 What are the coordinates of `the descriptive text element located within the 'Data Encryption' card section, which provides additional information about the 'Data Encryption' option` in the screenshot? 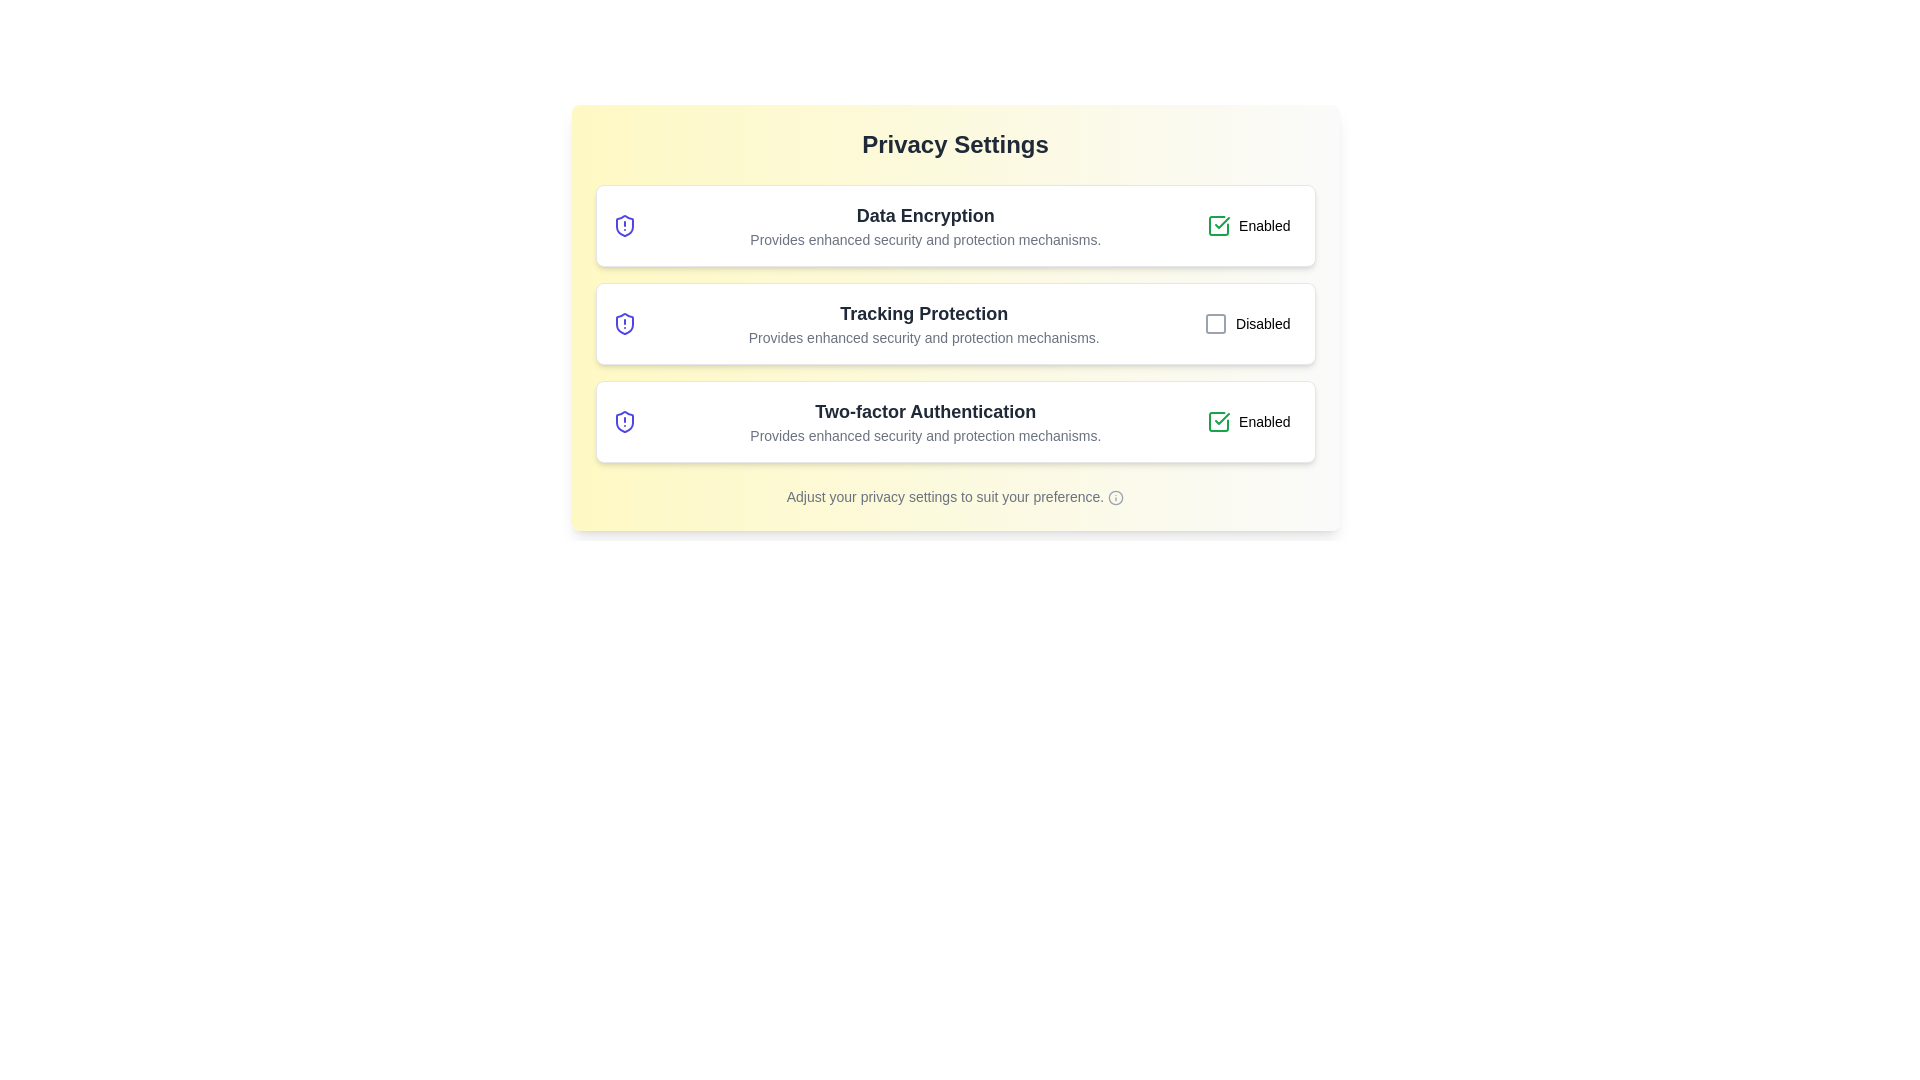 It's located at (924, 238).